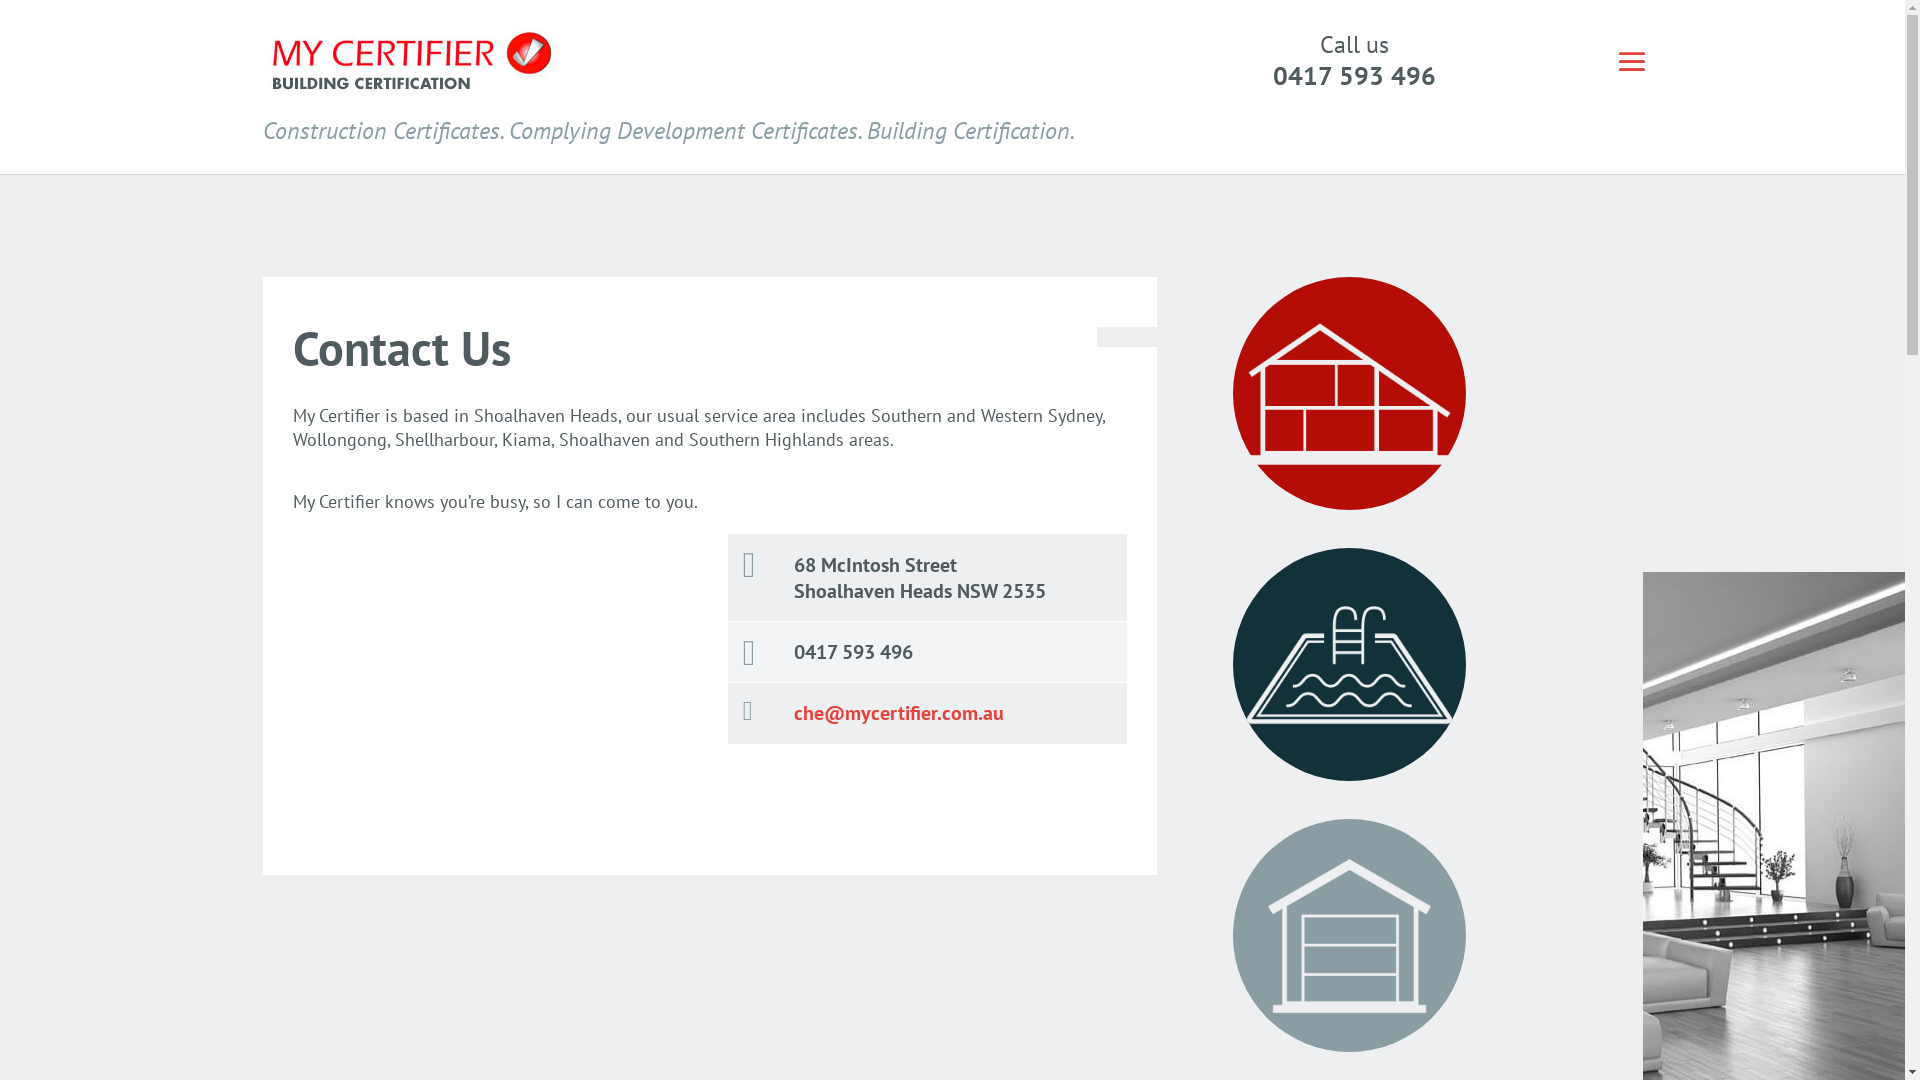 The width and height of the screenshot is (1920, 1080). I want to click on 'che@mycertifier.com.au', so click(897, 711).